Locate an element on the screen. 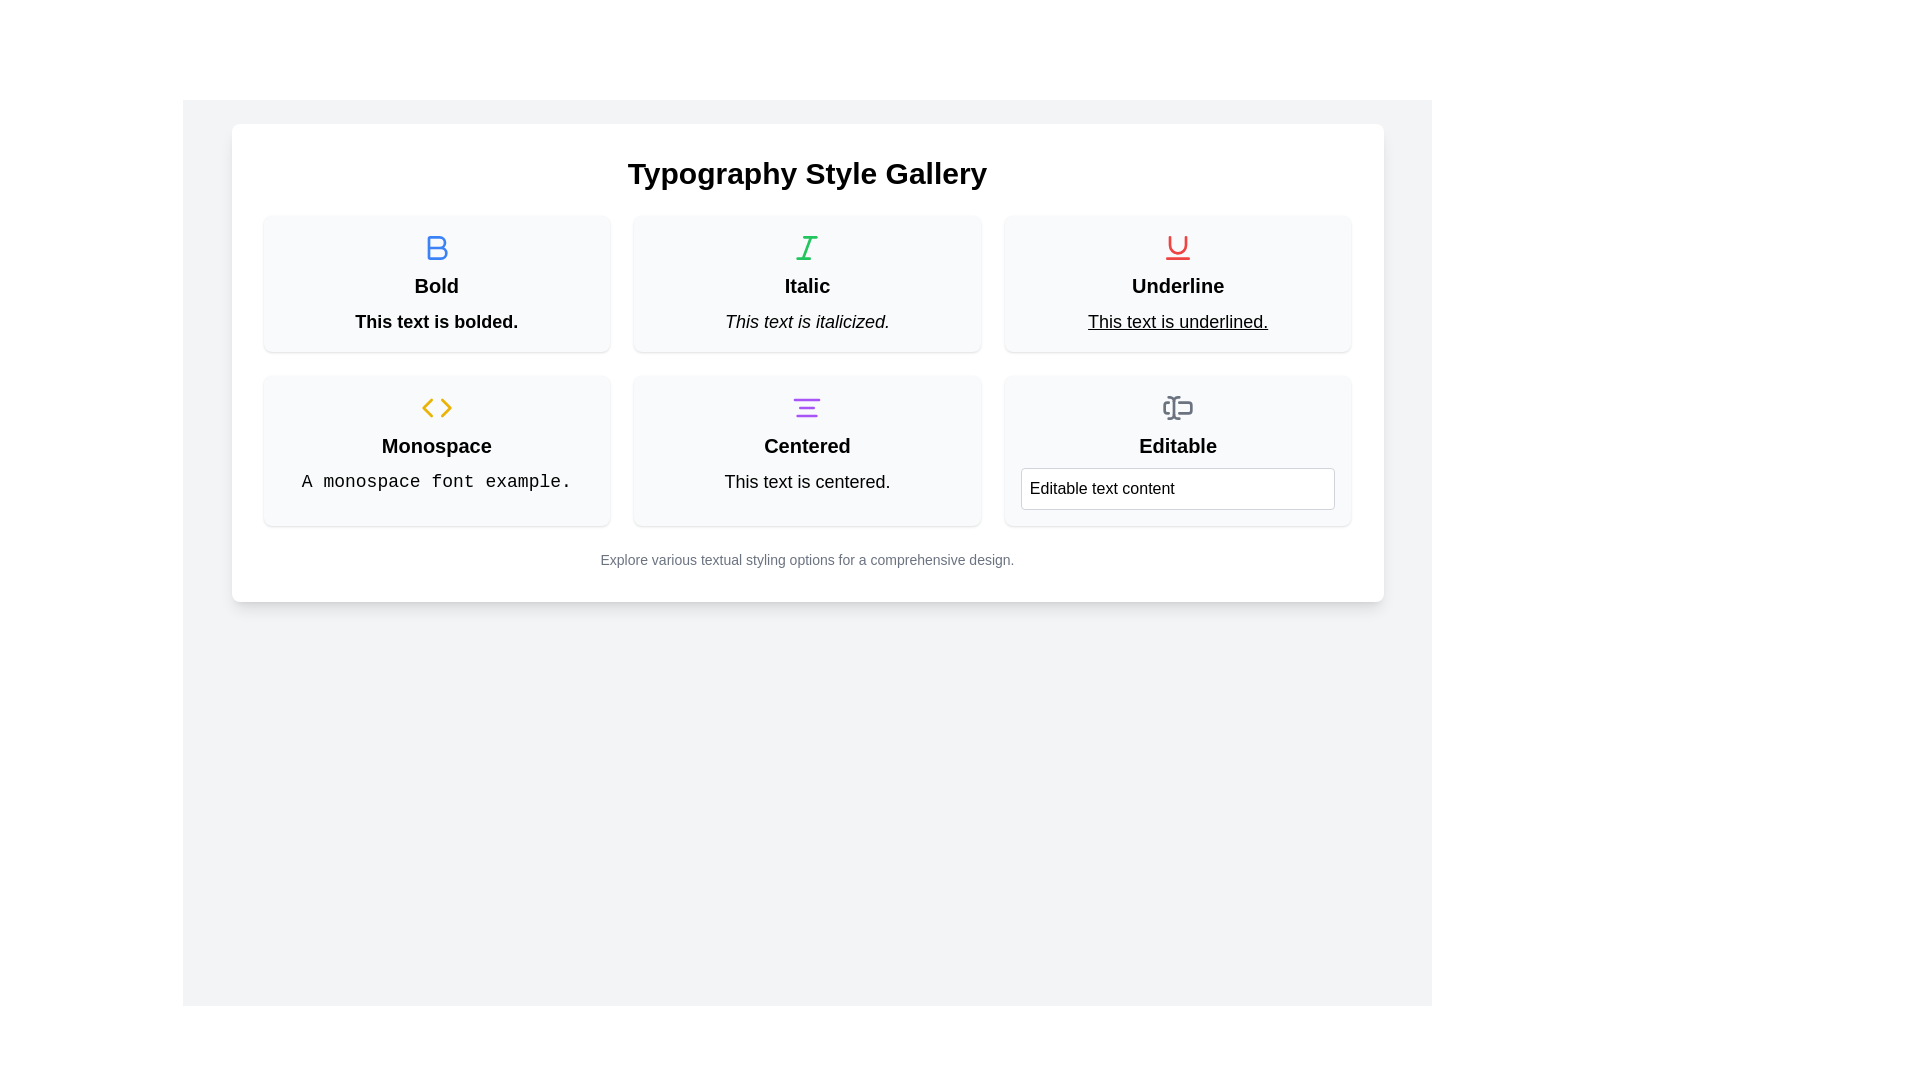  the bold text label element that serves as a title or header, positioned below an icon and above a descriptive text element is located at coordinates (435, 285).